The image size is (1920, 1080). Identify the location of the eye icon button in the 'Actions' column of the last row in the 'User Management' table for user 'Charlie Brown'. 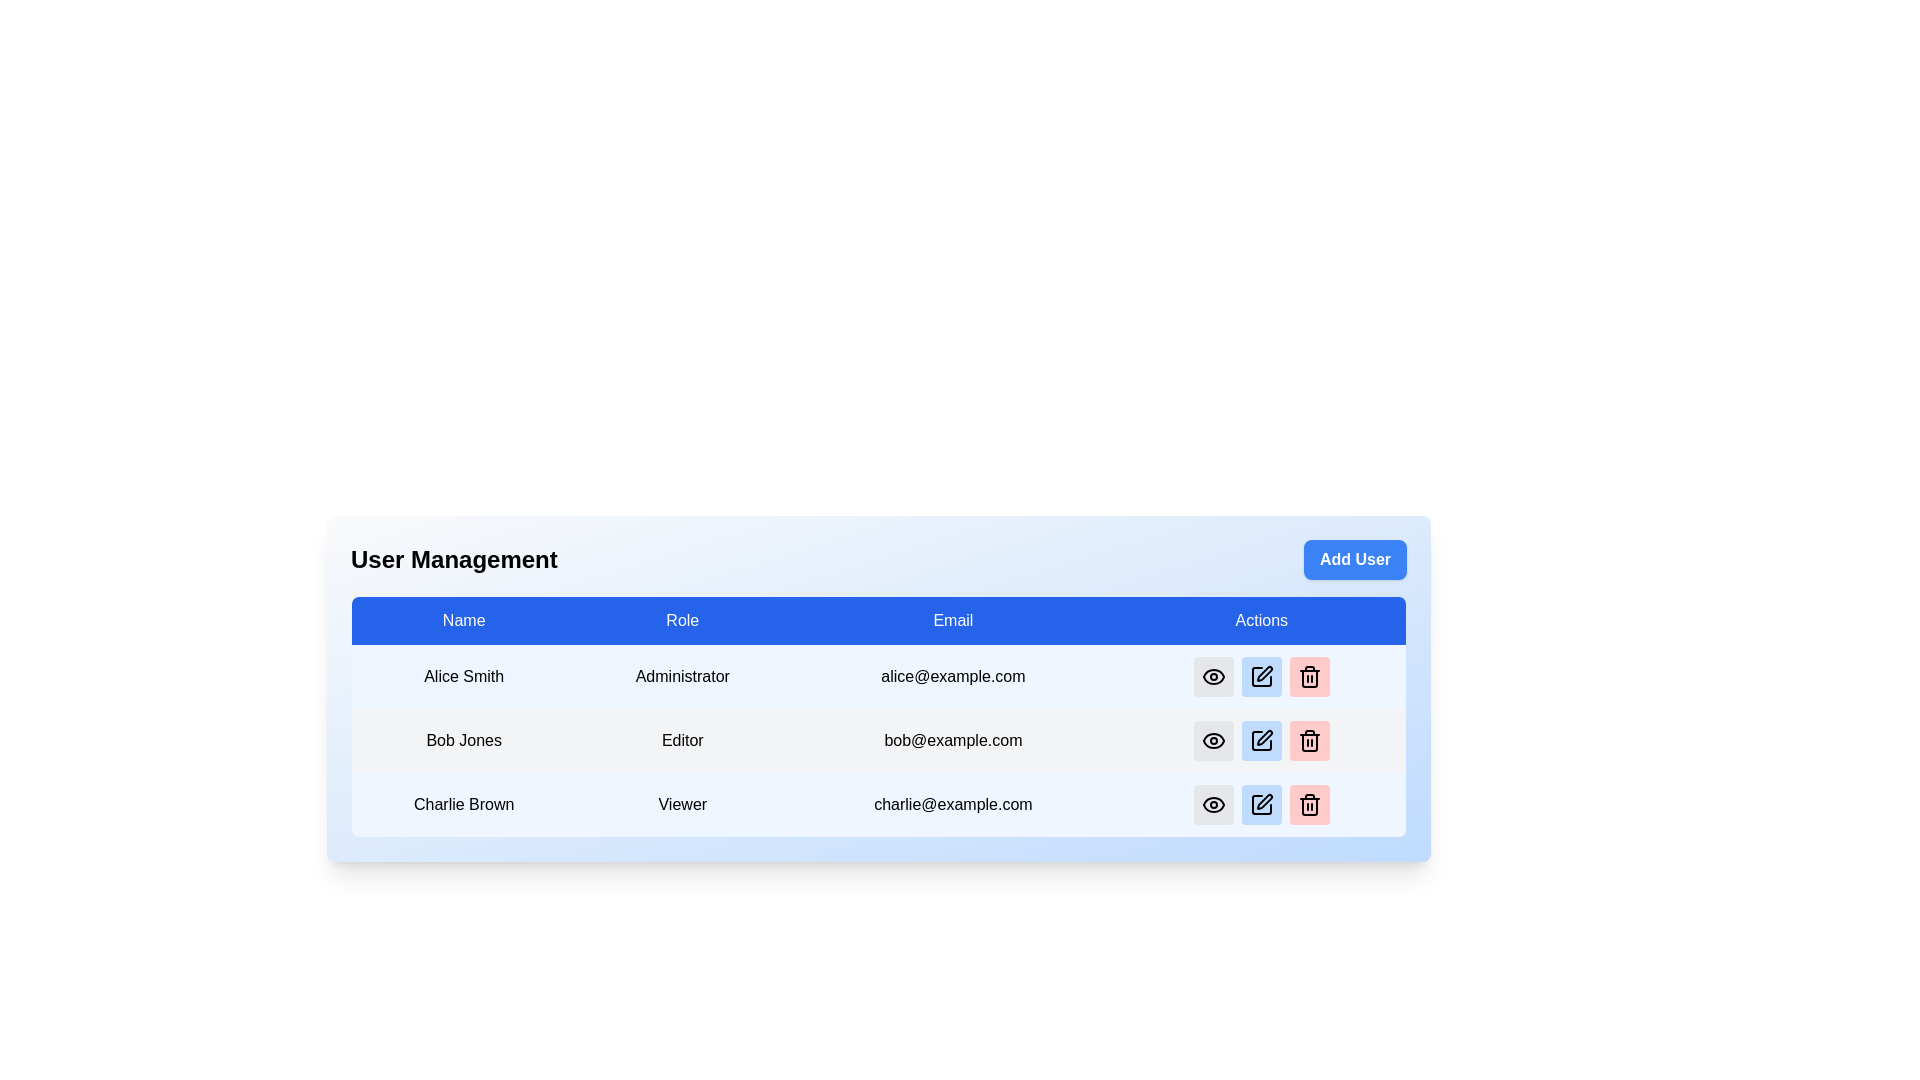
(1212, 804).